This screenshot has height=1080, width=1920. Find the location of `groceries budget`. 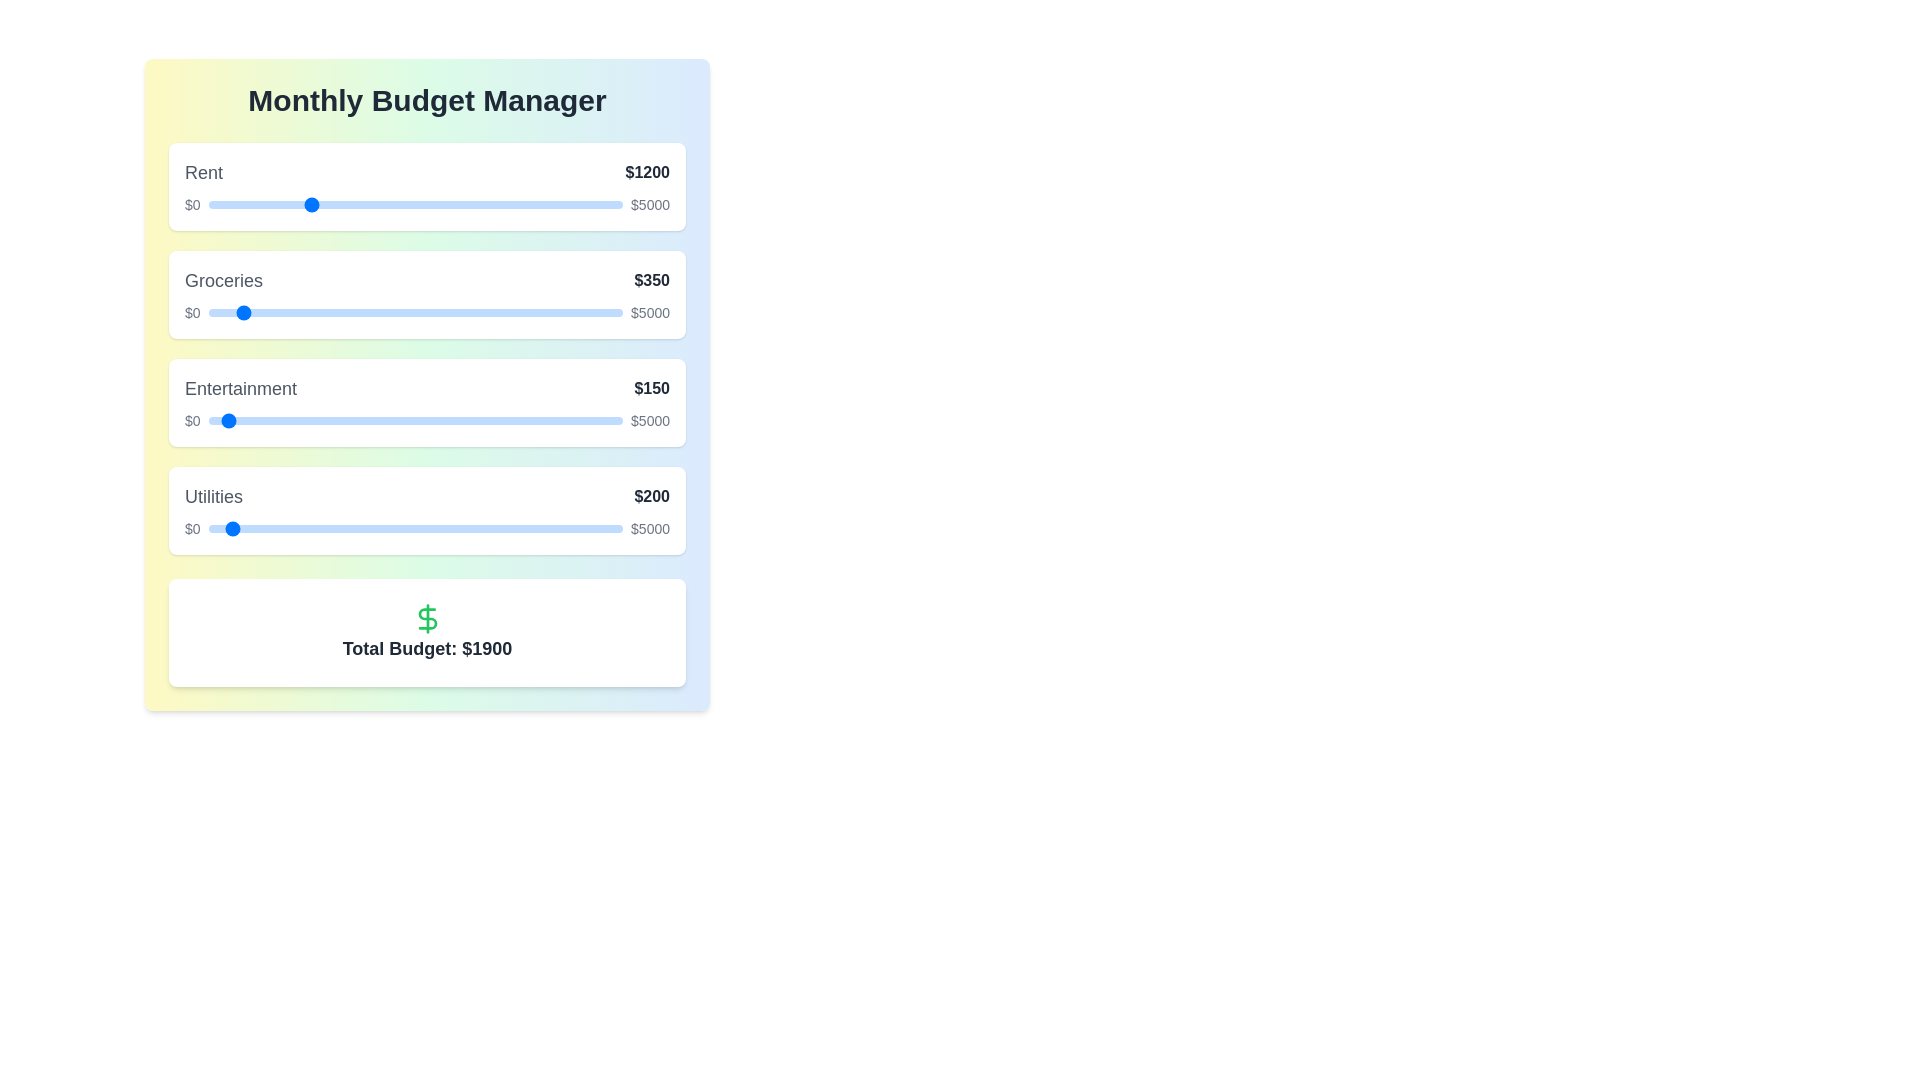

groceries budget is located at coordinates (380, 312).